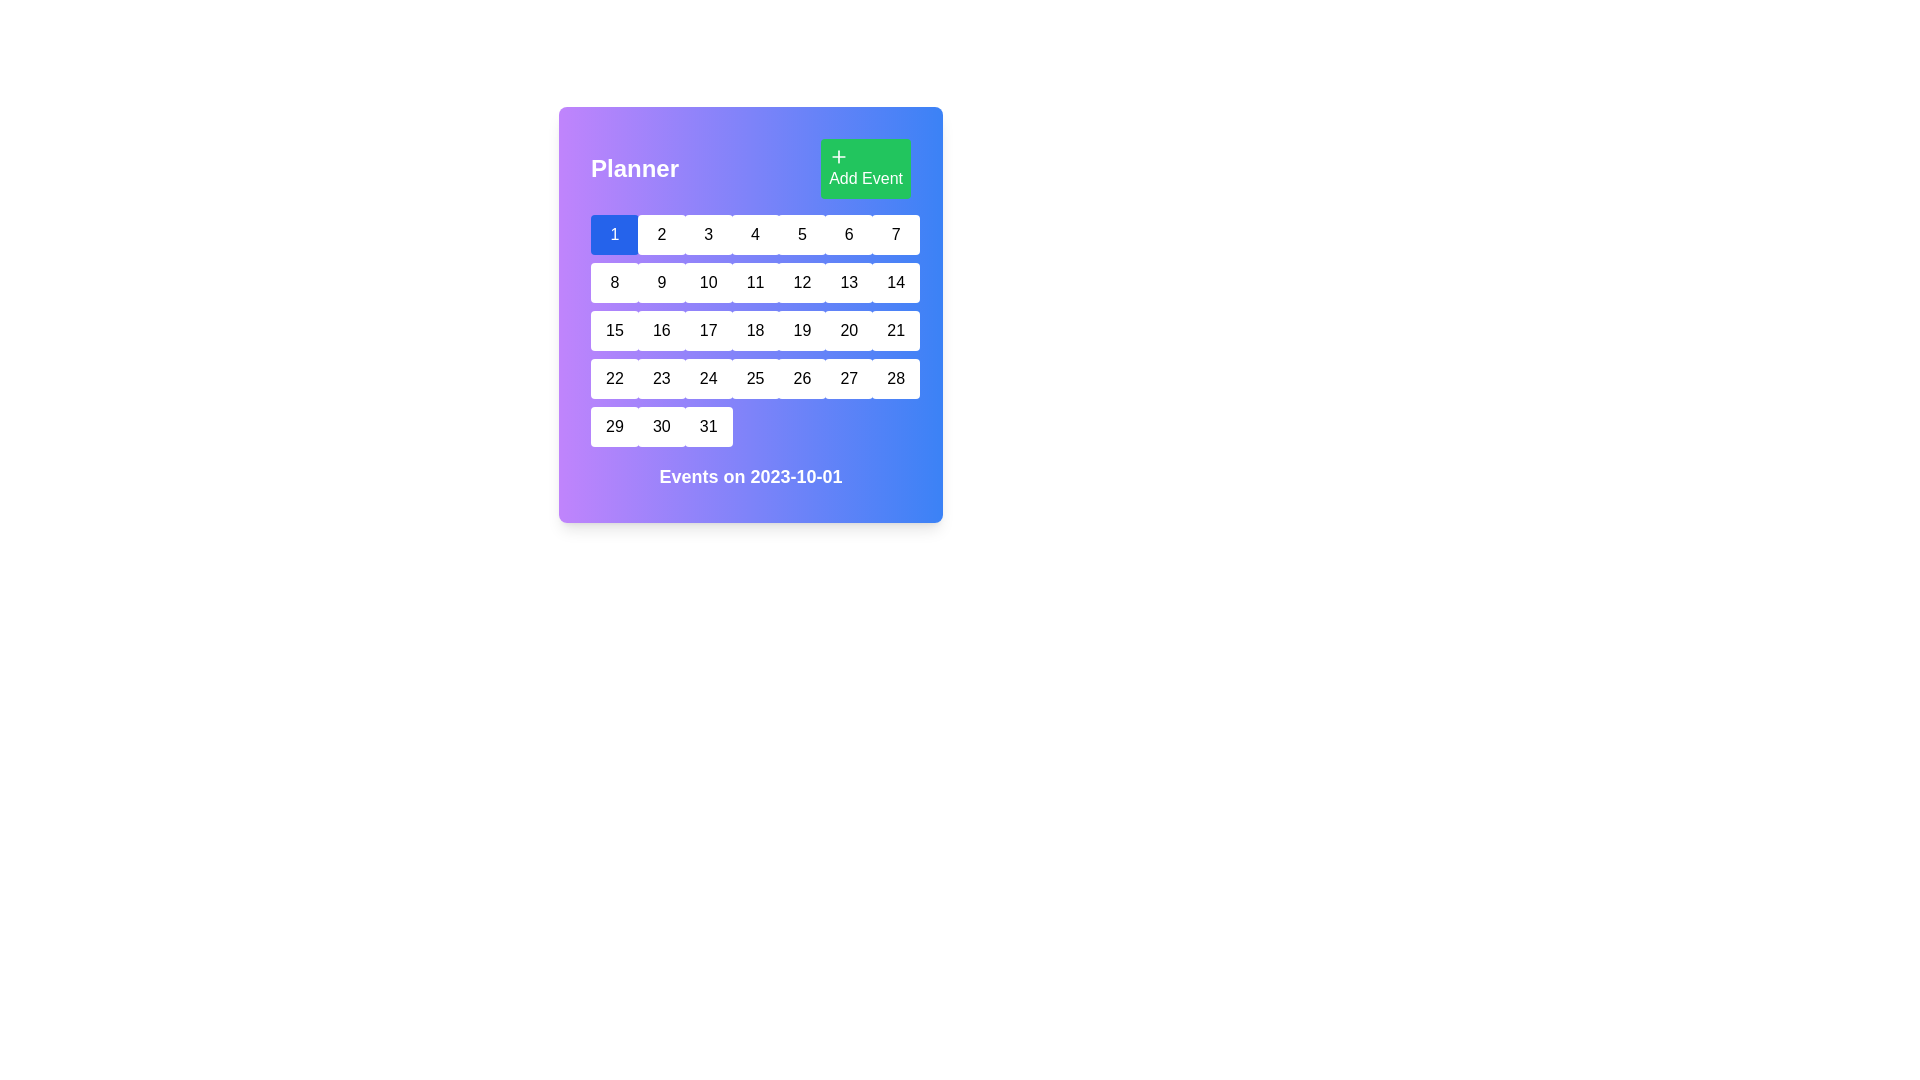 Image resolution: width=1920 pixels, height=1080 pixels. Describe the element at coordinates (749, 330) in the screenshot. I see `a specific date cell in the Calendar grid, which is located centrally within the card titled 'Planner'` at that location.